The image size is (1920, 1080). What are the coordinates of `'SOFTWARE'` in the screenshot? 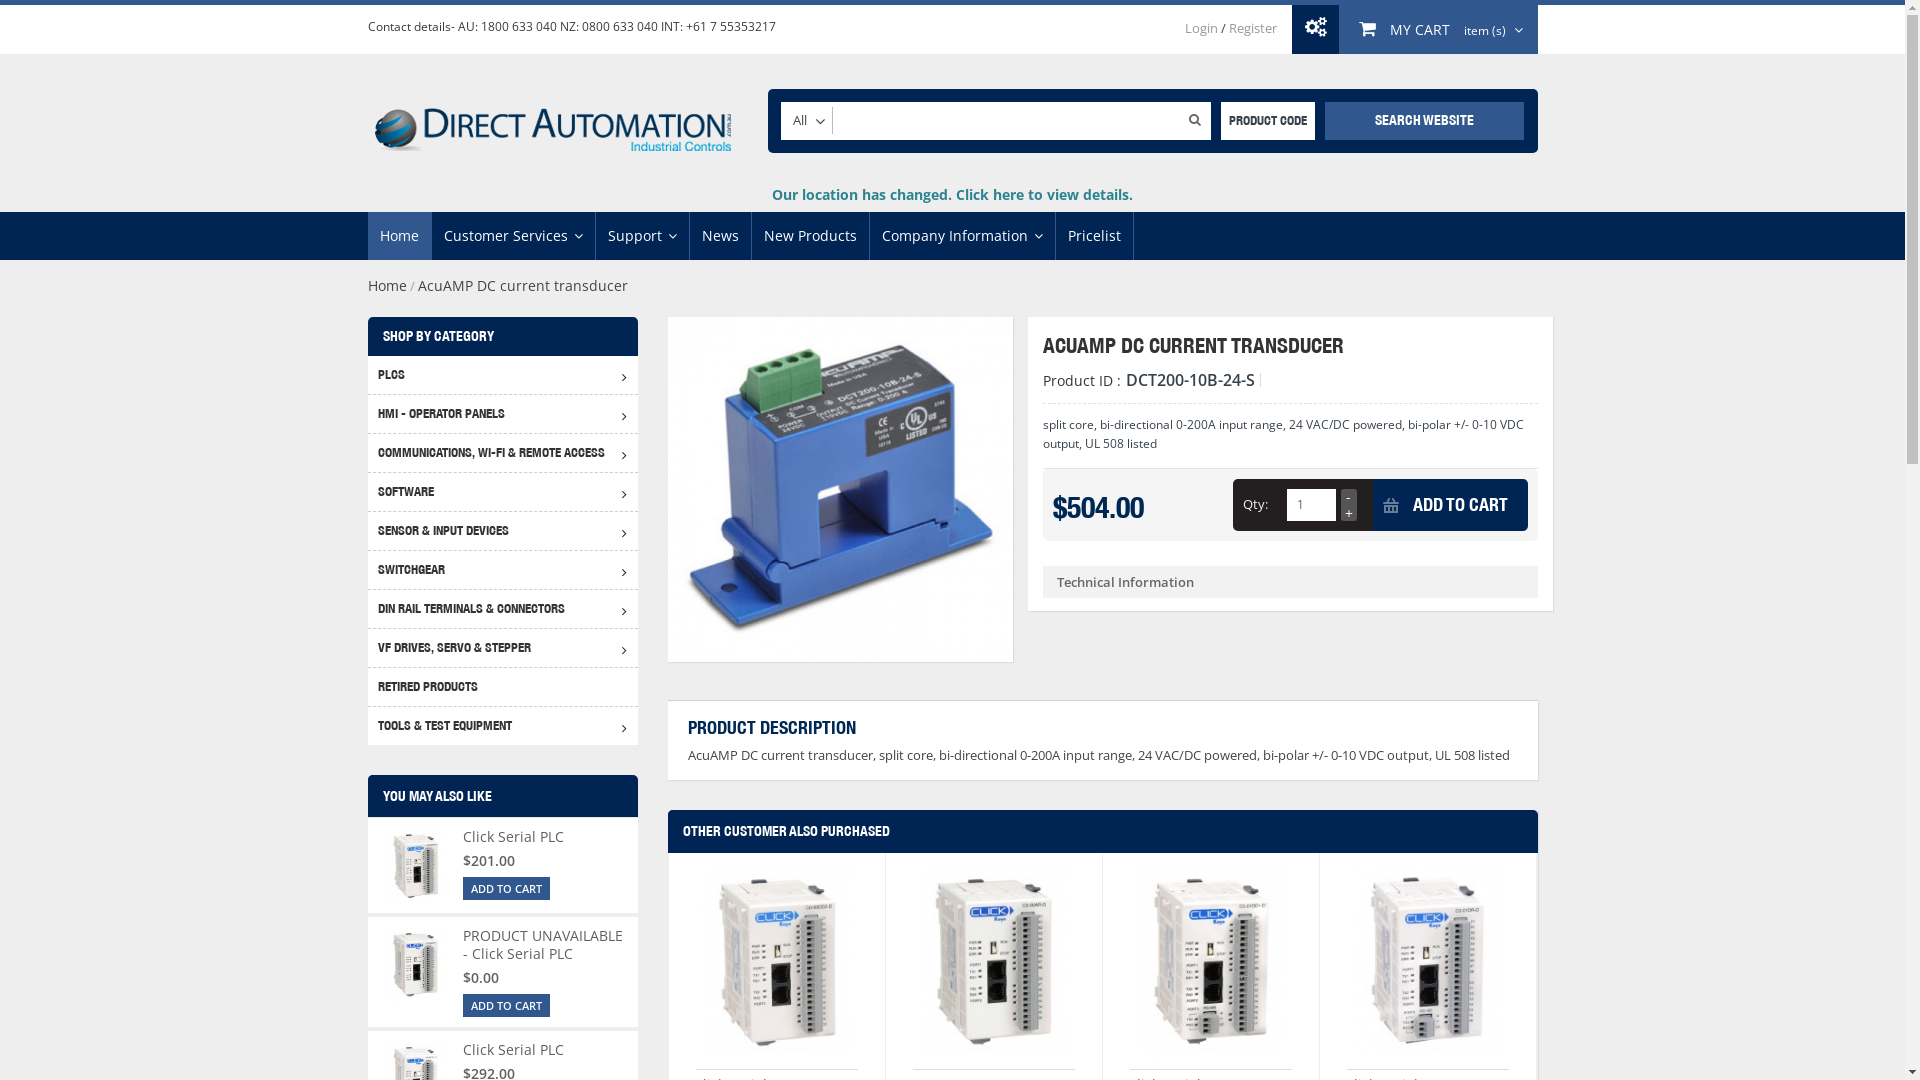 It's located at (503, 491).